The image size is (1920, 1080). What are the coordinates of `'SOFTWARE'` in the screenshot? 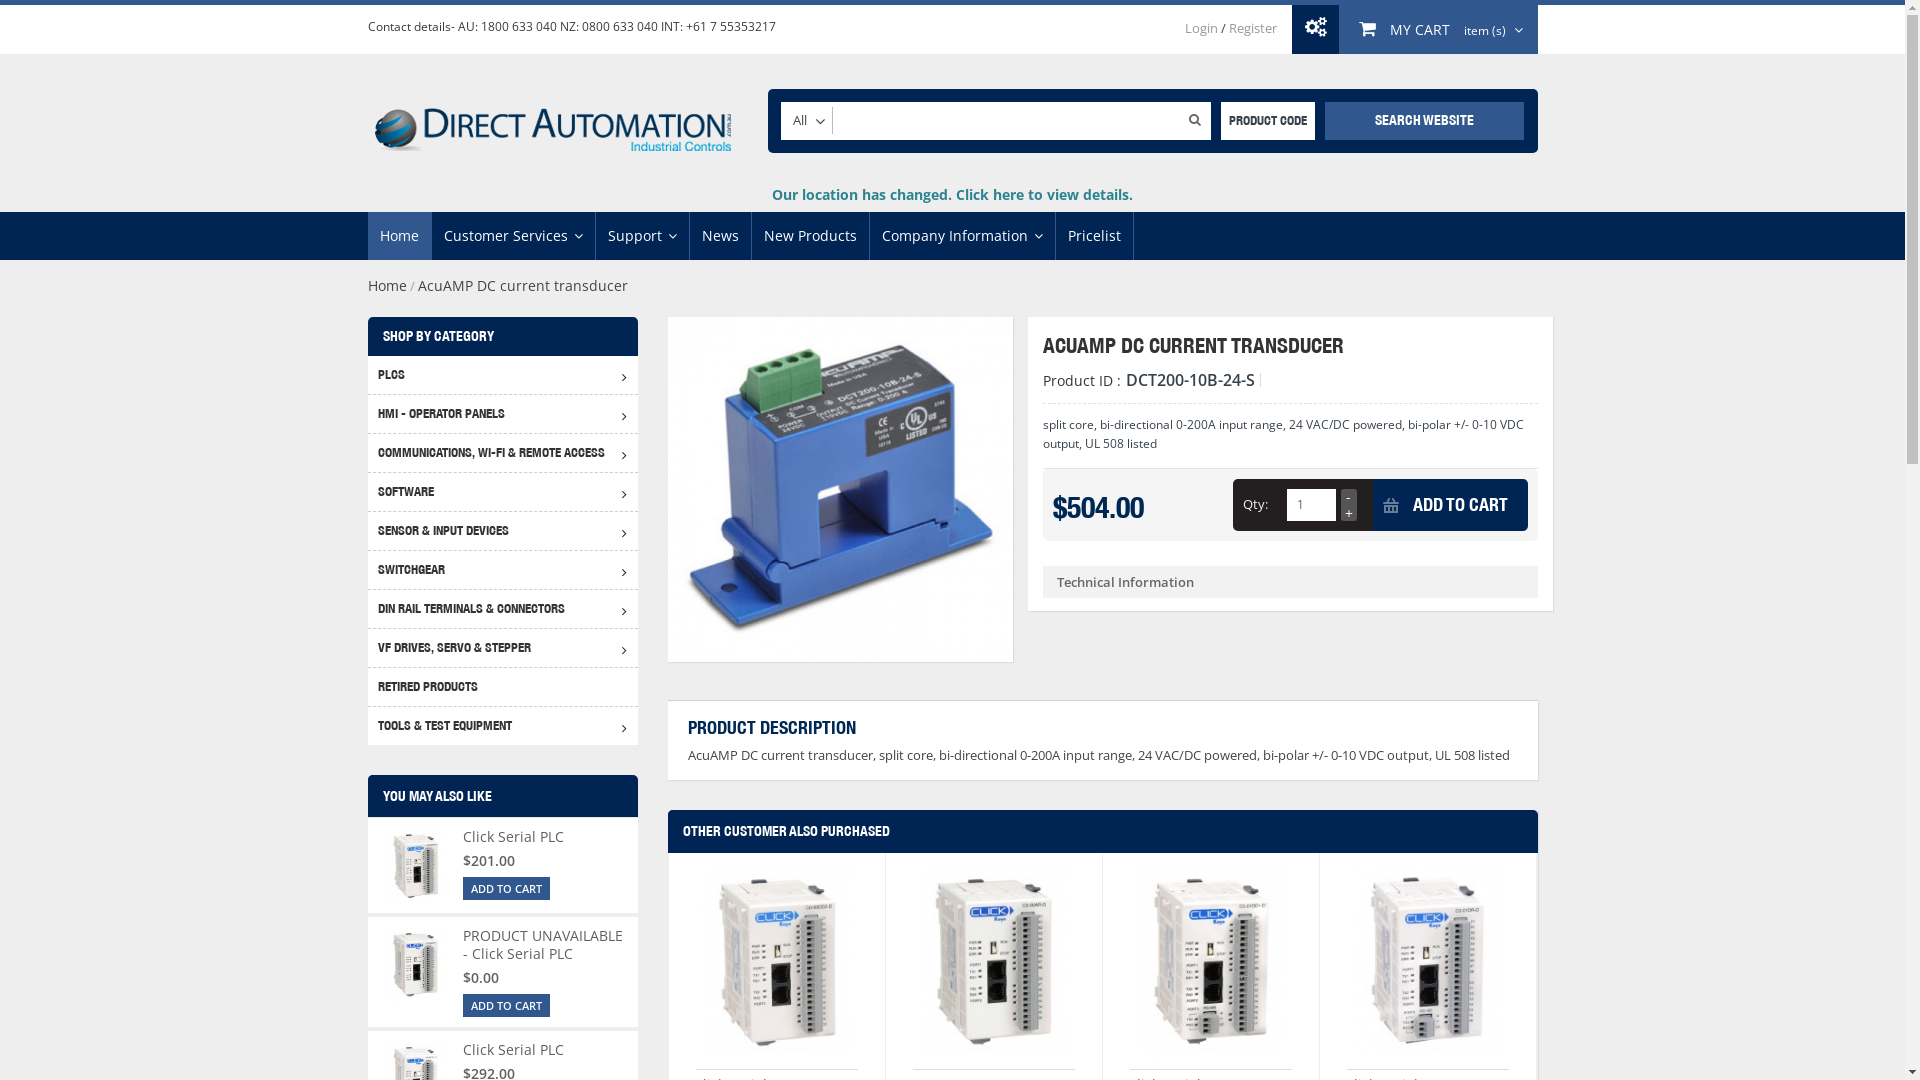 It's located at (503, 491).